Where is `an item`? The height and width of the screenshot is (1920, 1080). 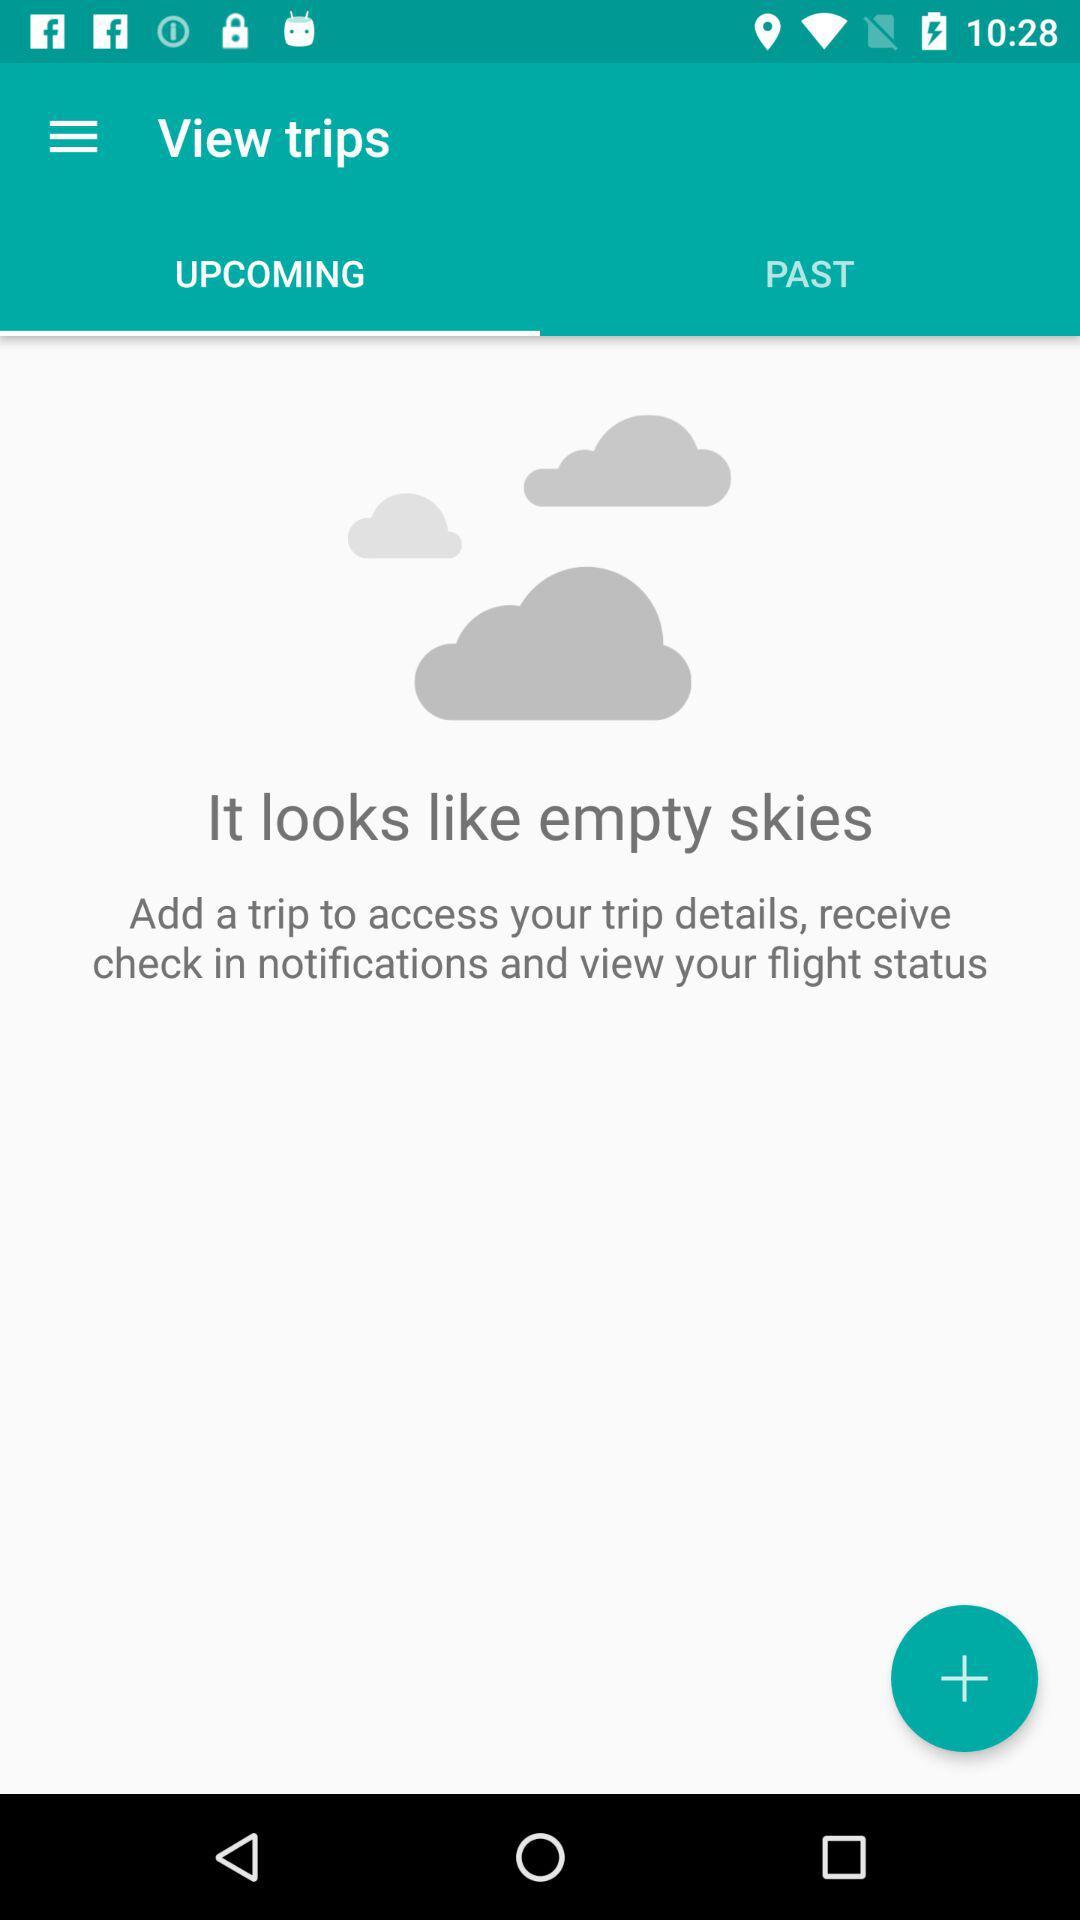
an item is located at coordinates (963, 1678).